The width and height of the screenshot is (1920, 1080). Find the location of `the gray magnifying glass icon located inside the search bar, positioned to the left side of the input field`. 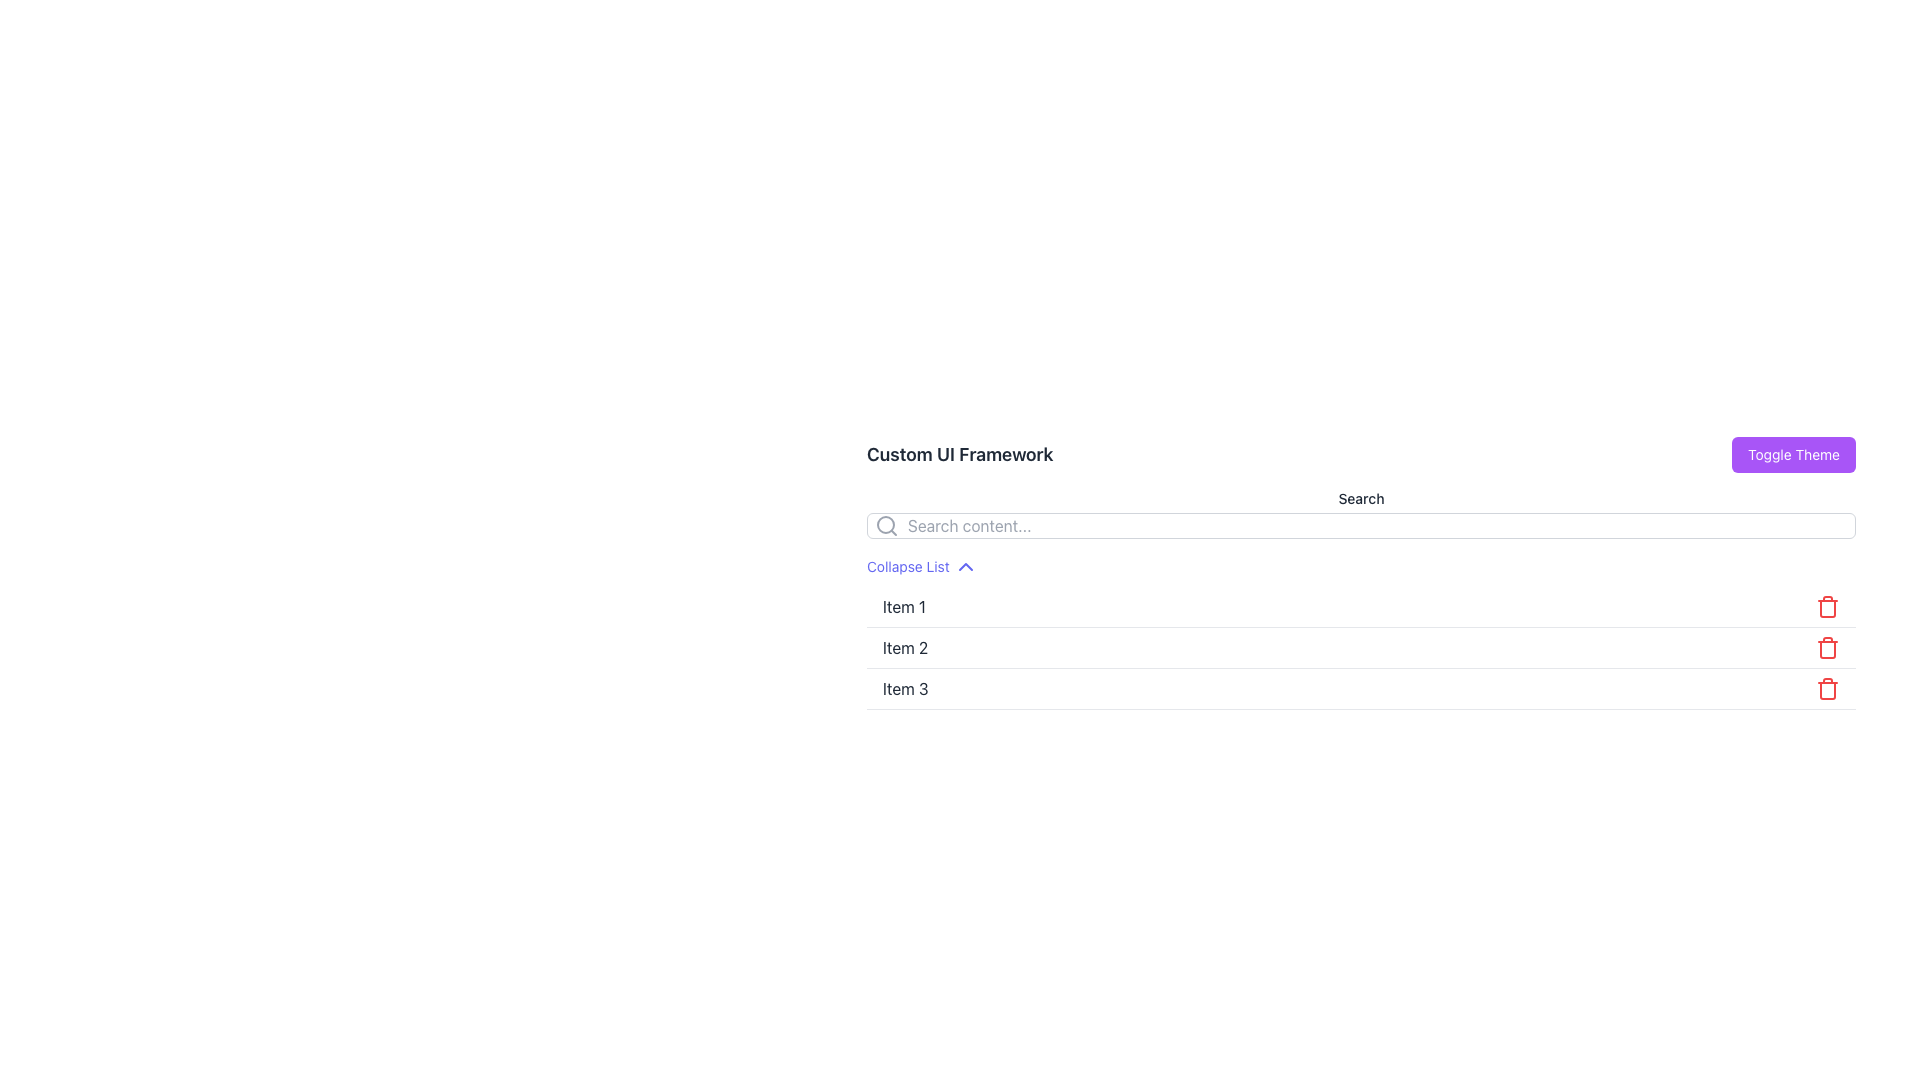

the gray magnifying glass icon located inside the search bar, positioned to the left side of the input field is located at coordinates (886, 524).